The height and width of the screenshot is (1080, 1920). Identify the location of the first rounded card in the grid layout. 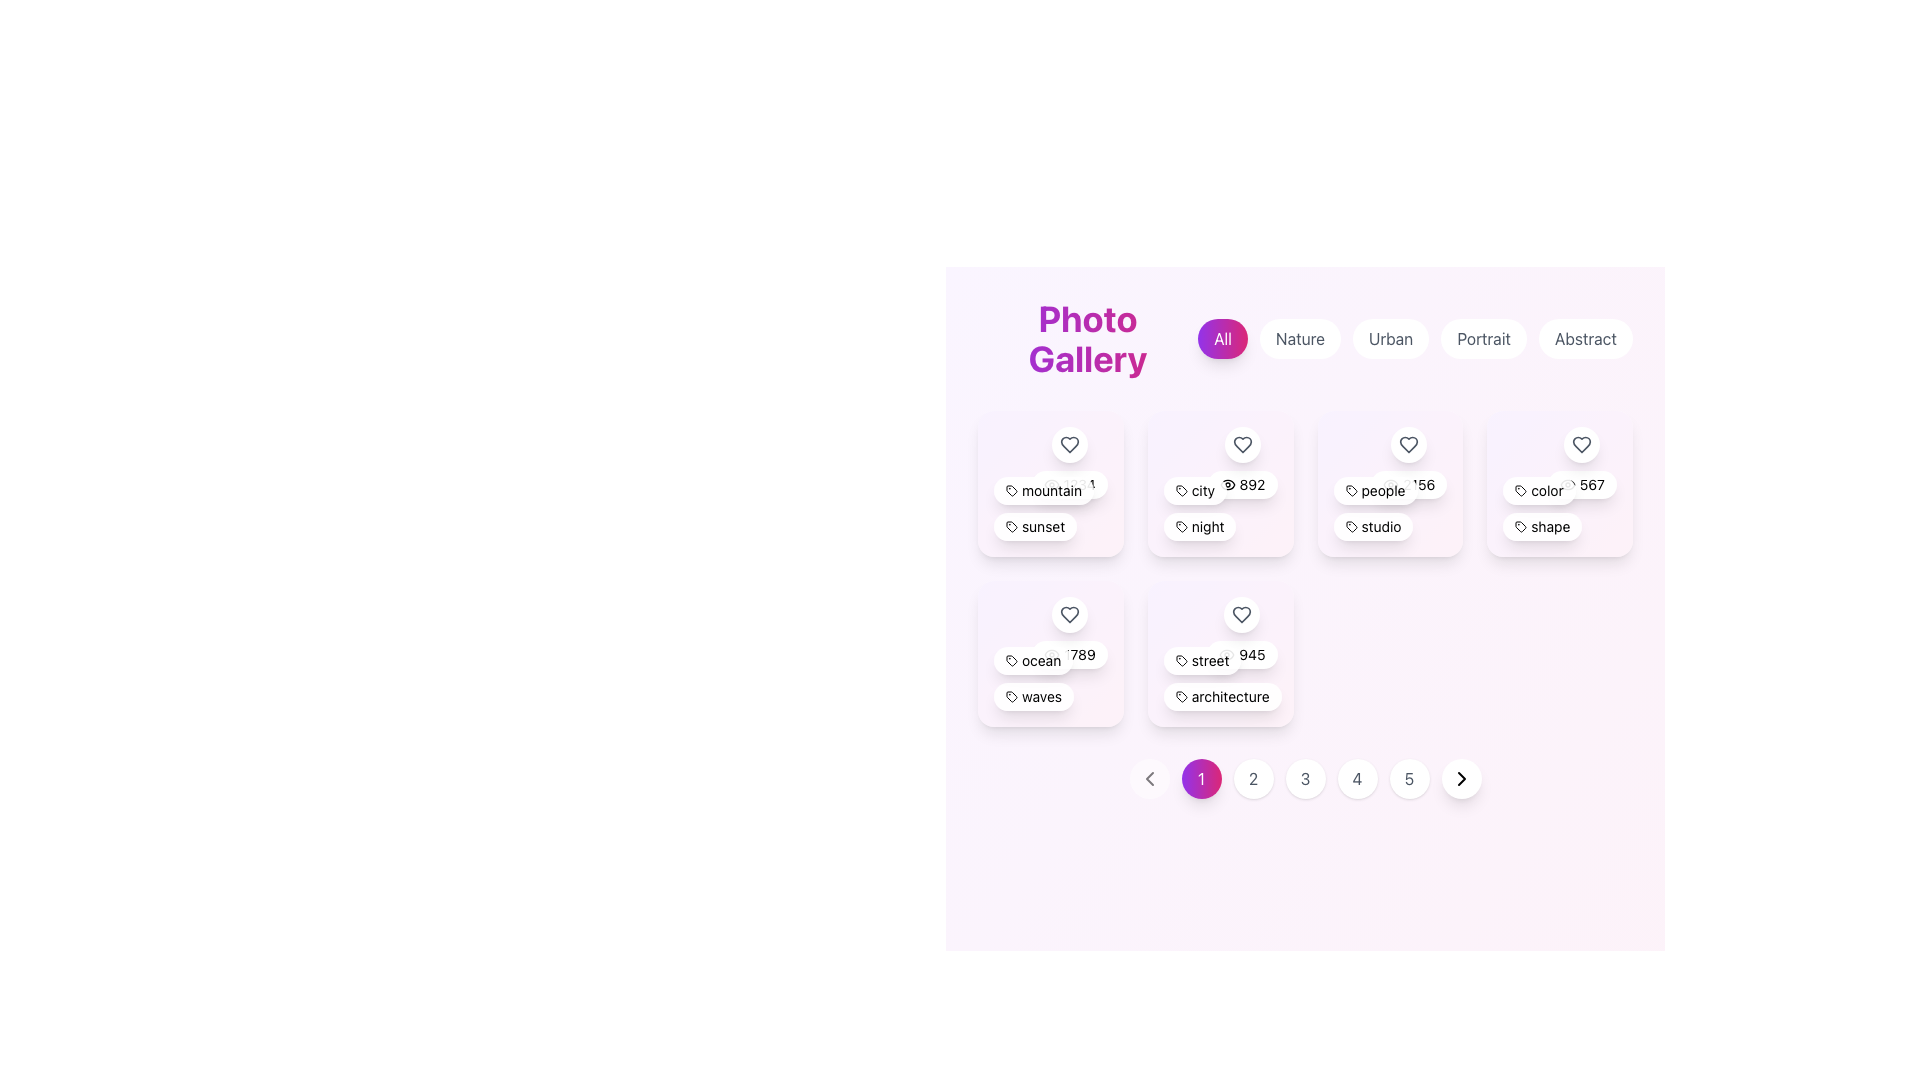
(1049, 483).